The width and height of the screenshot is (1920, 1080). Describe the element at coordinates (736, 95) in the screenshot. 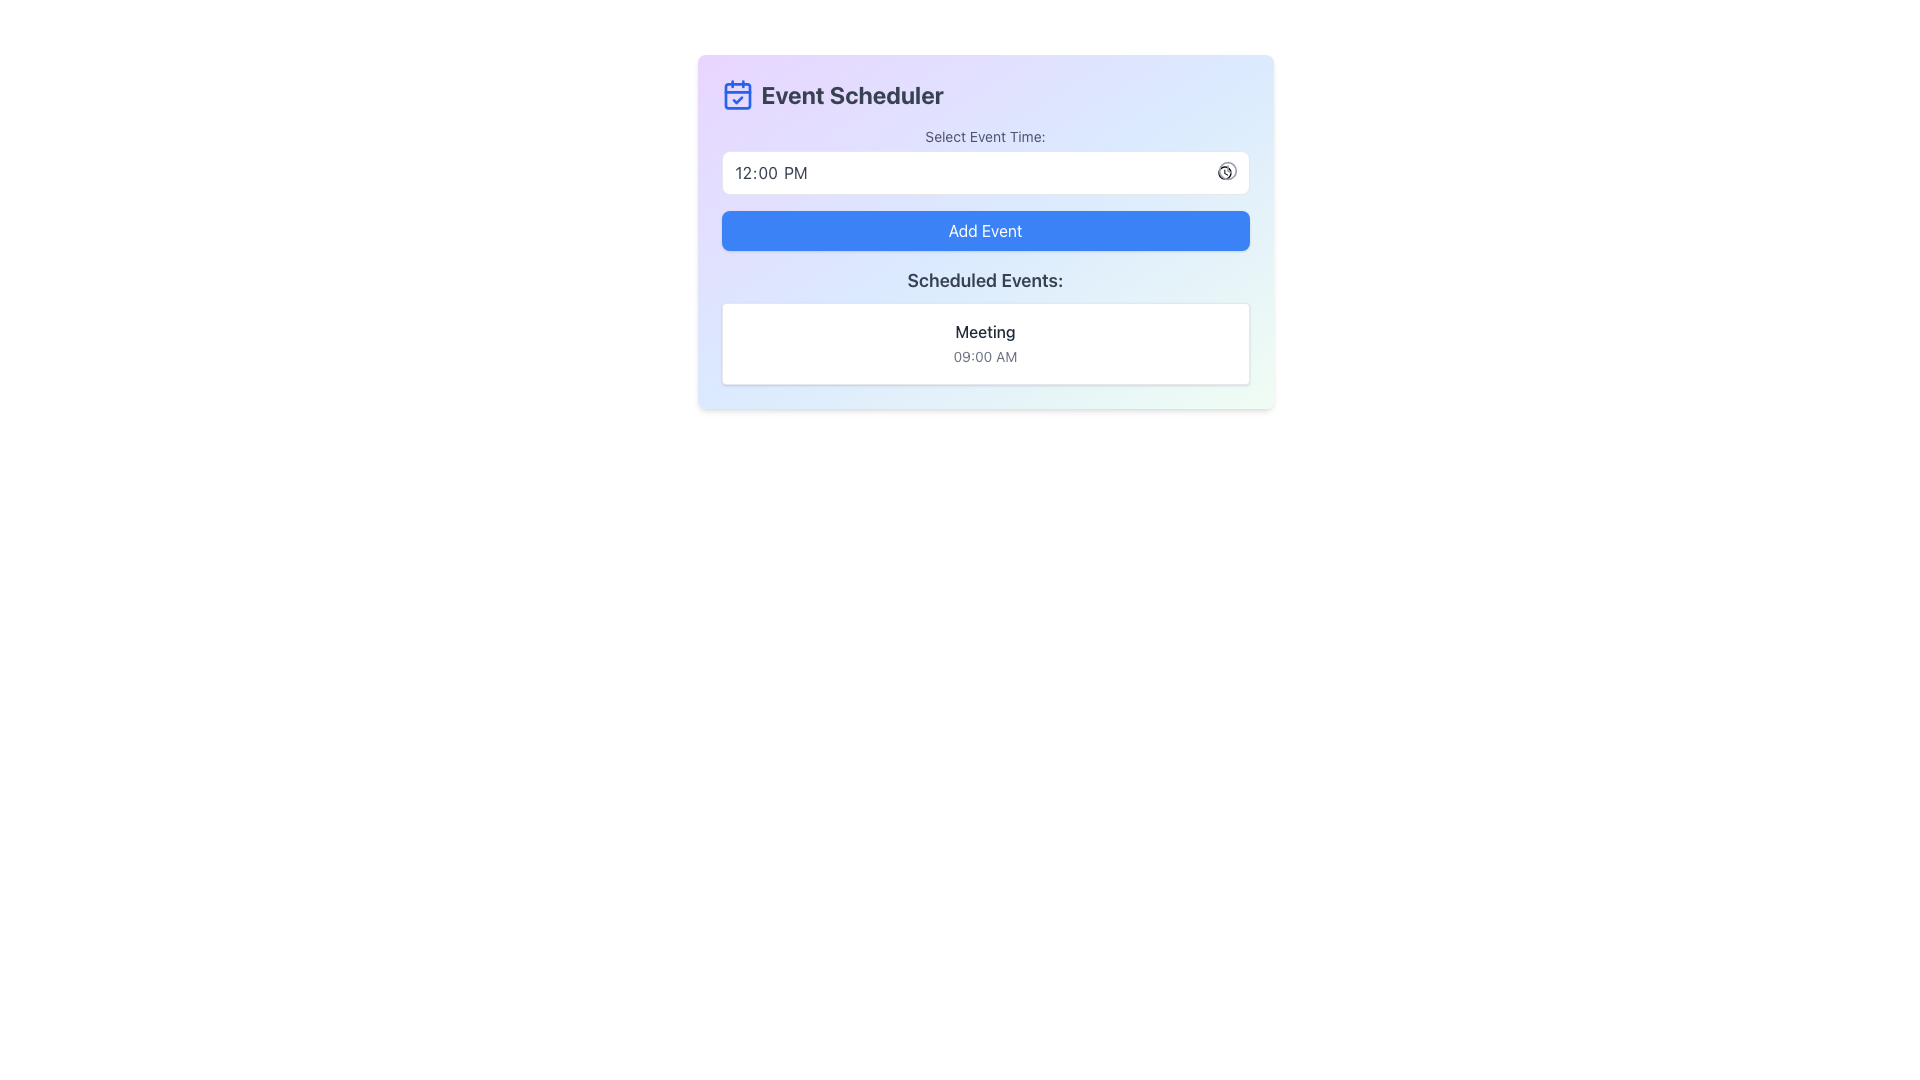

I see `the blue-colored calendar icon with a check mark located to the left of the 'Event Scheduler' title` at that location.